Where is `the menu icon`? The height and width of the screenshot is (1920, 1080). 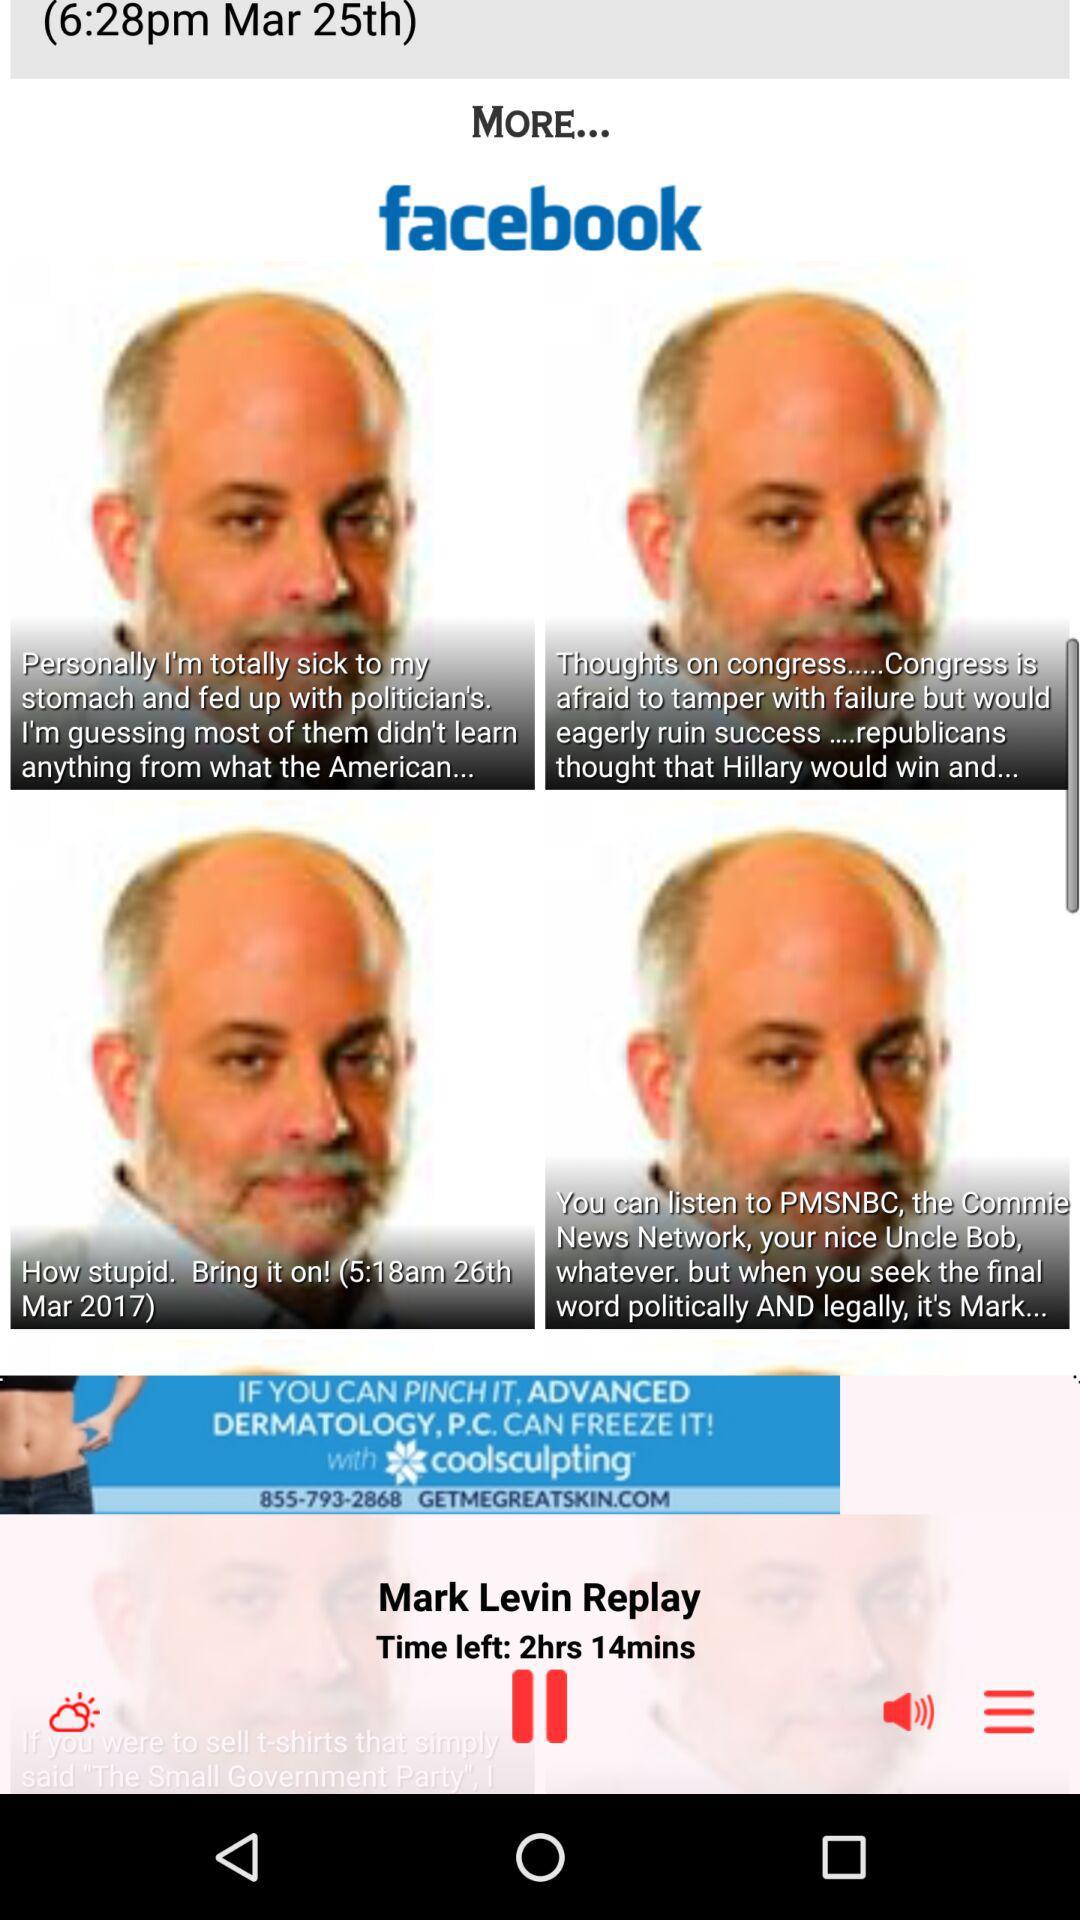 the menu icon is located at coordinates (1009, 1832).